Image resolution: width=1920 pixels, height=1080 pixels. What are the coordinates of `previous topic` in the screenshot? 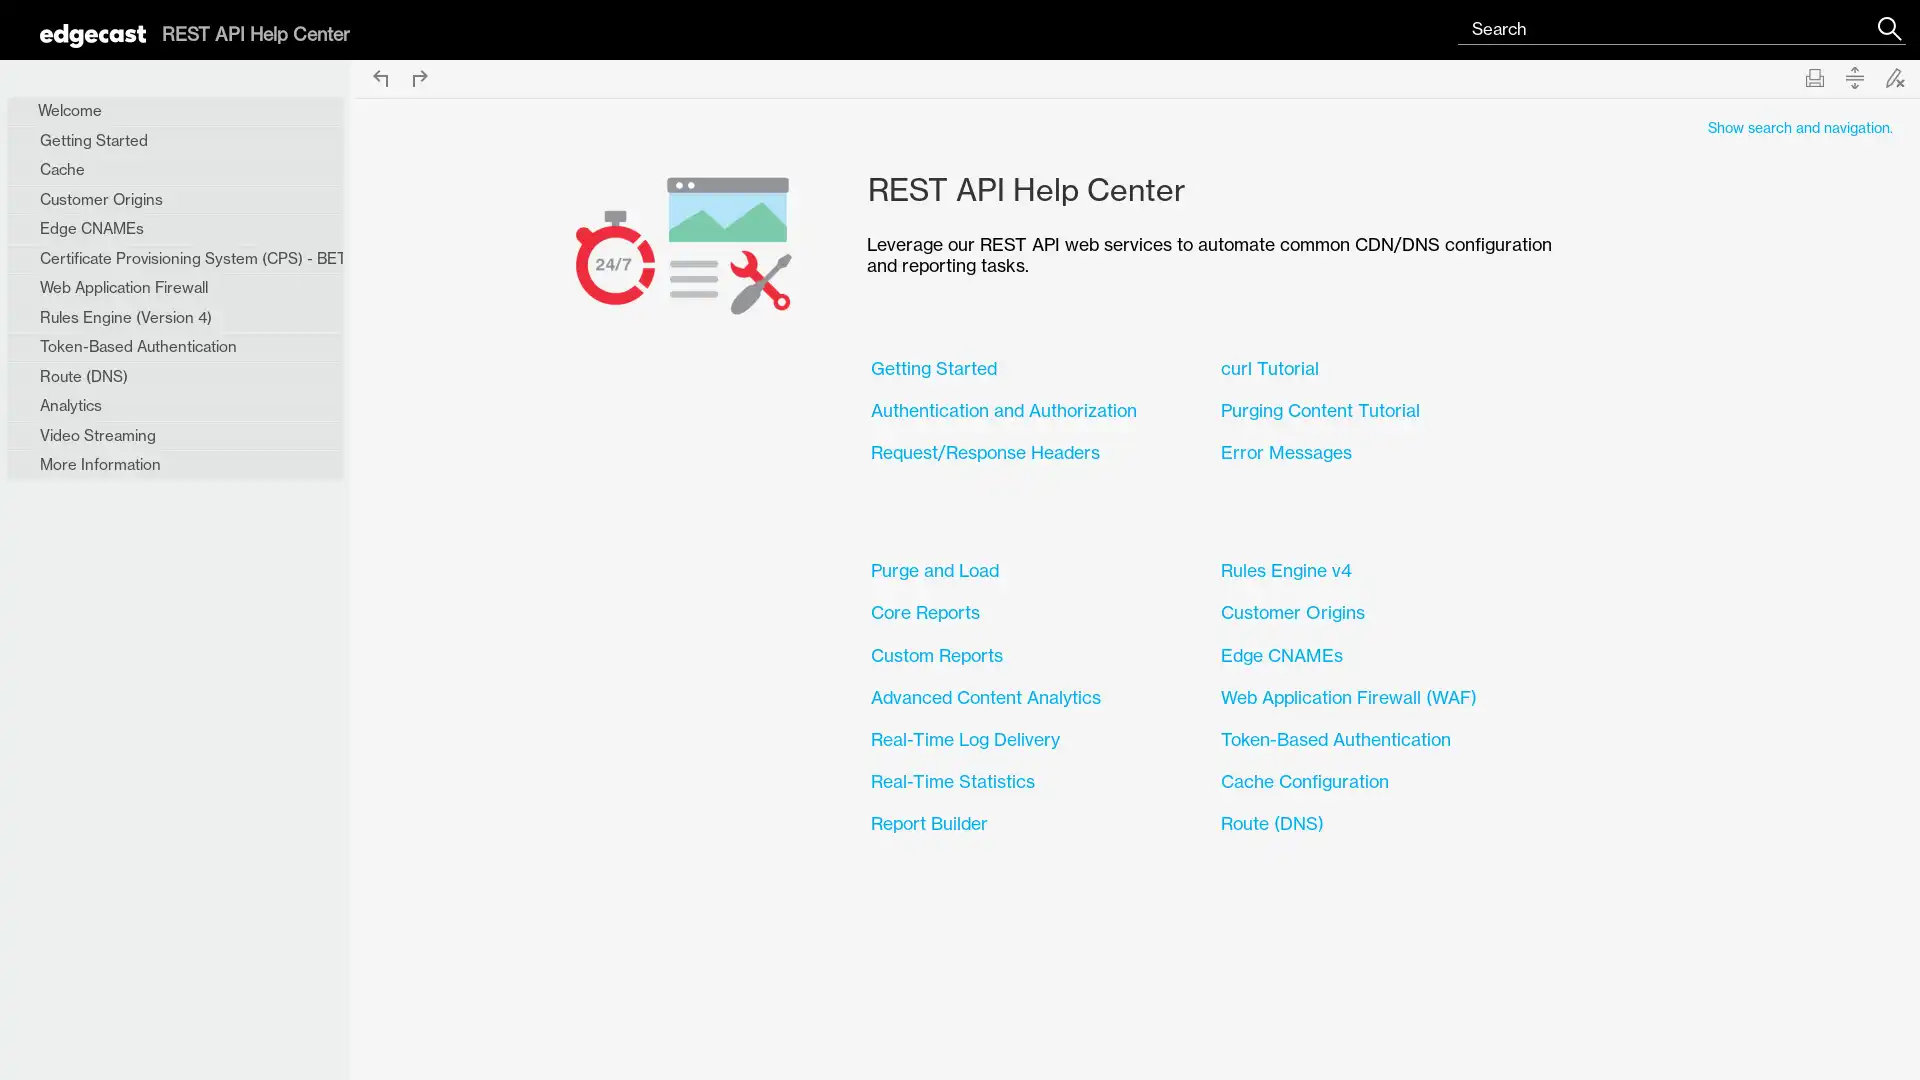 It's located at (379, 76).